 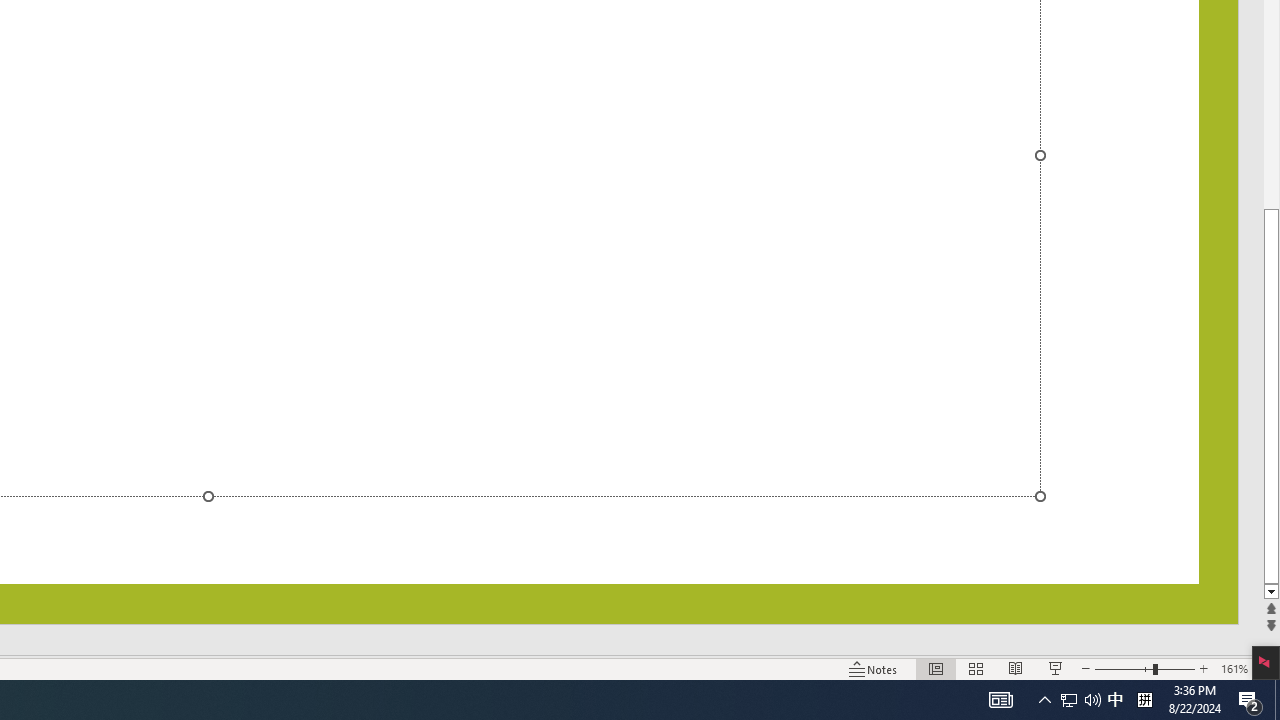 What do you see at coordinates (874, 669) in the screenshot?
I see `'Notes '` at bounding box center [874, 669].